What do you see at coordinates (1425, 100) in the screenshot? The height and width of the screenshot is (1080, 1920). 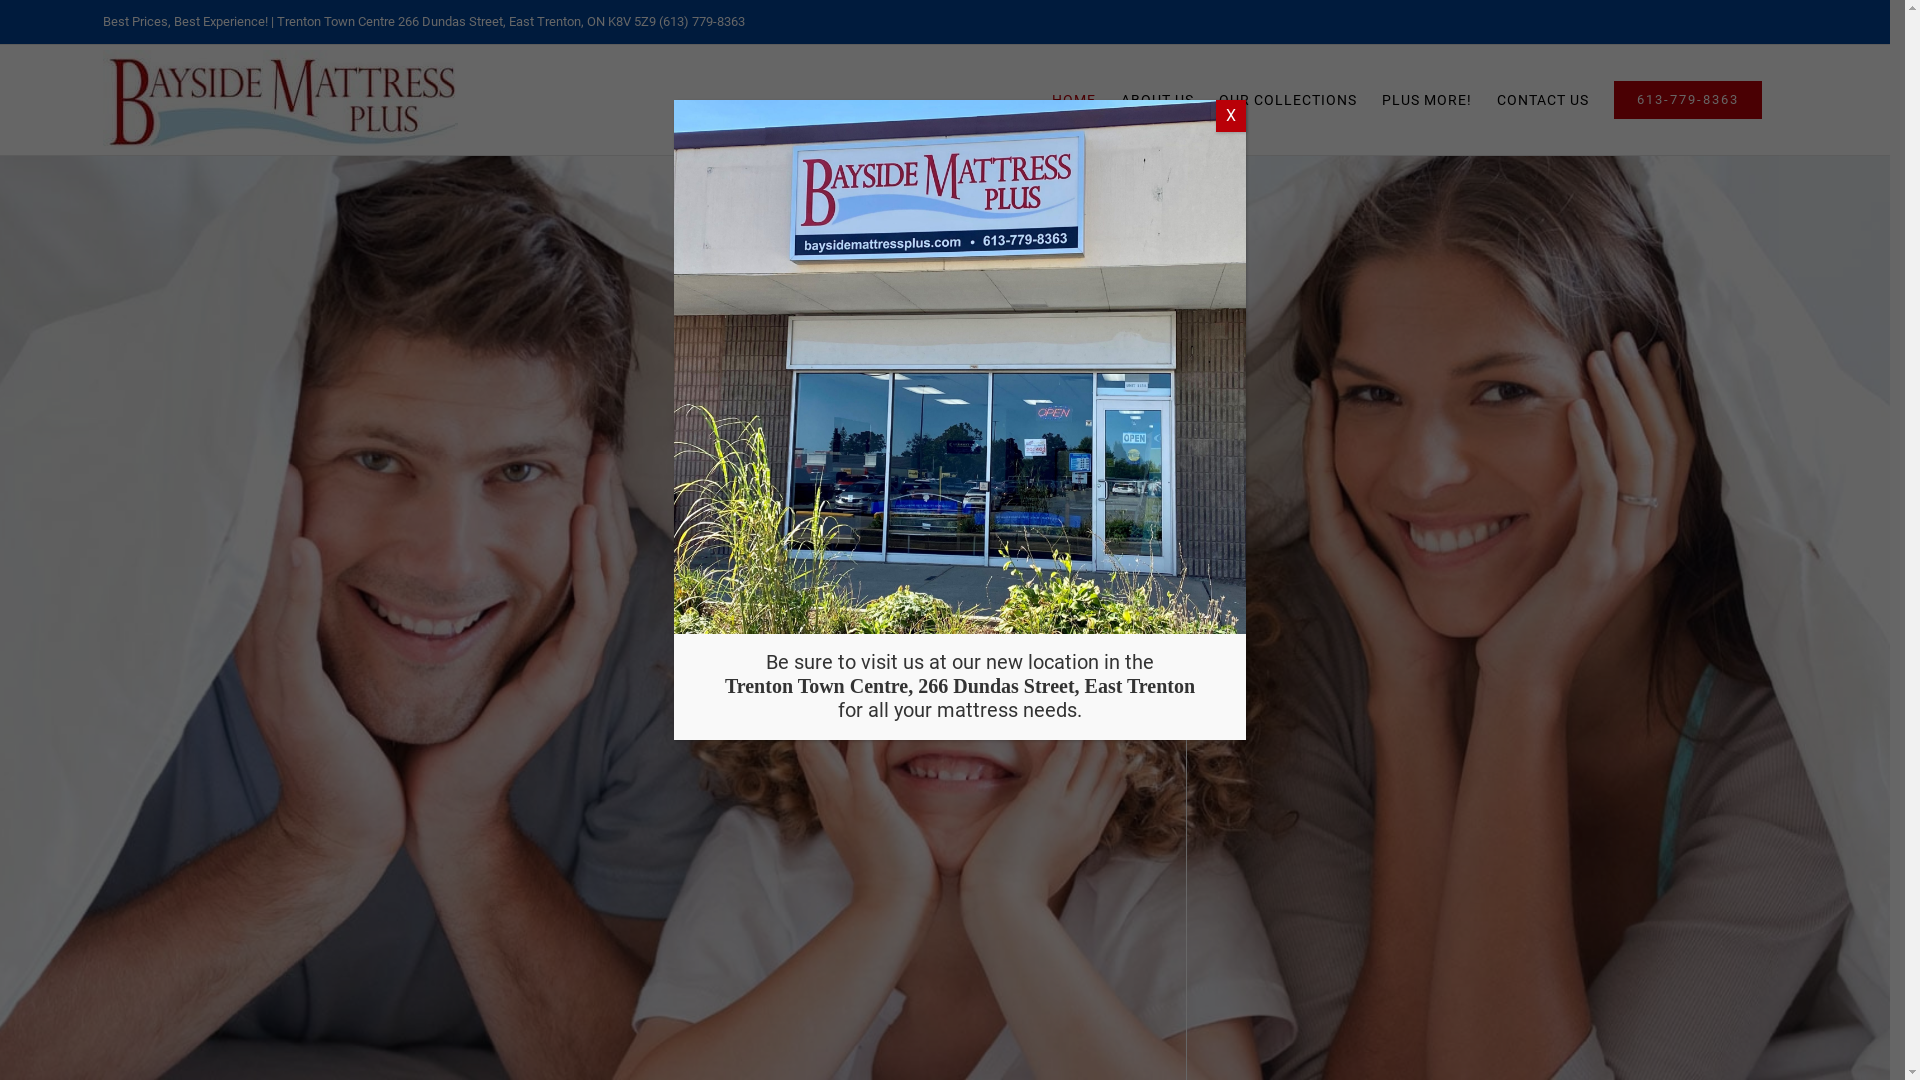 I see `'PLUS MORE!'` at bounding box center [1425, 100].